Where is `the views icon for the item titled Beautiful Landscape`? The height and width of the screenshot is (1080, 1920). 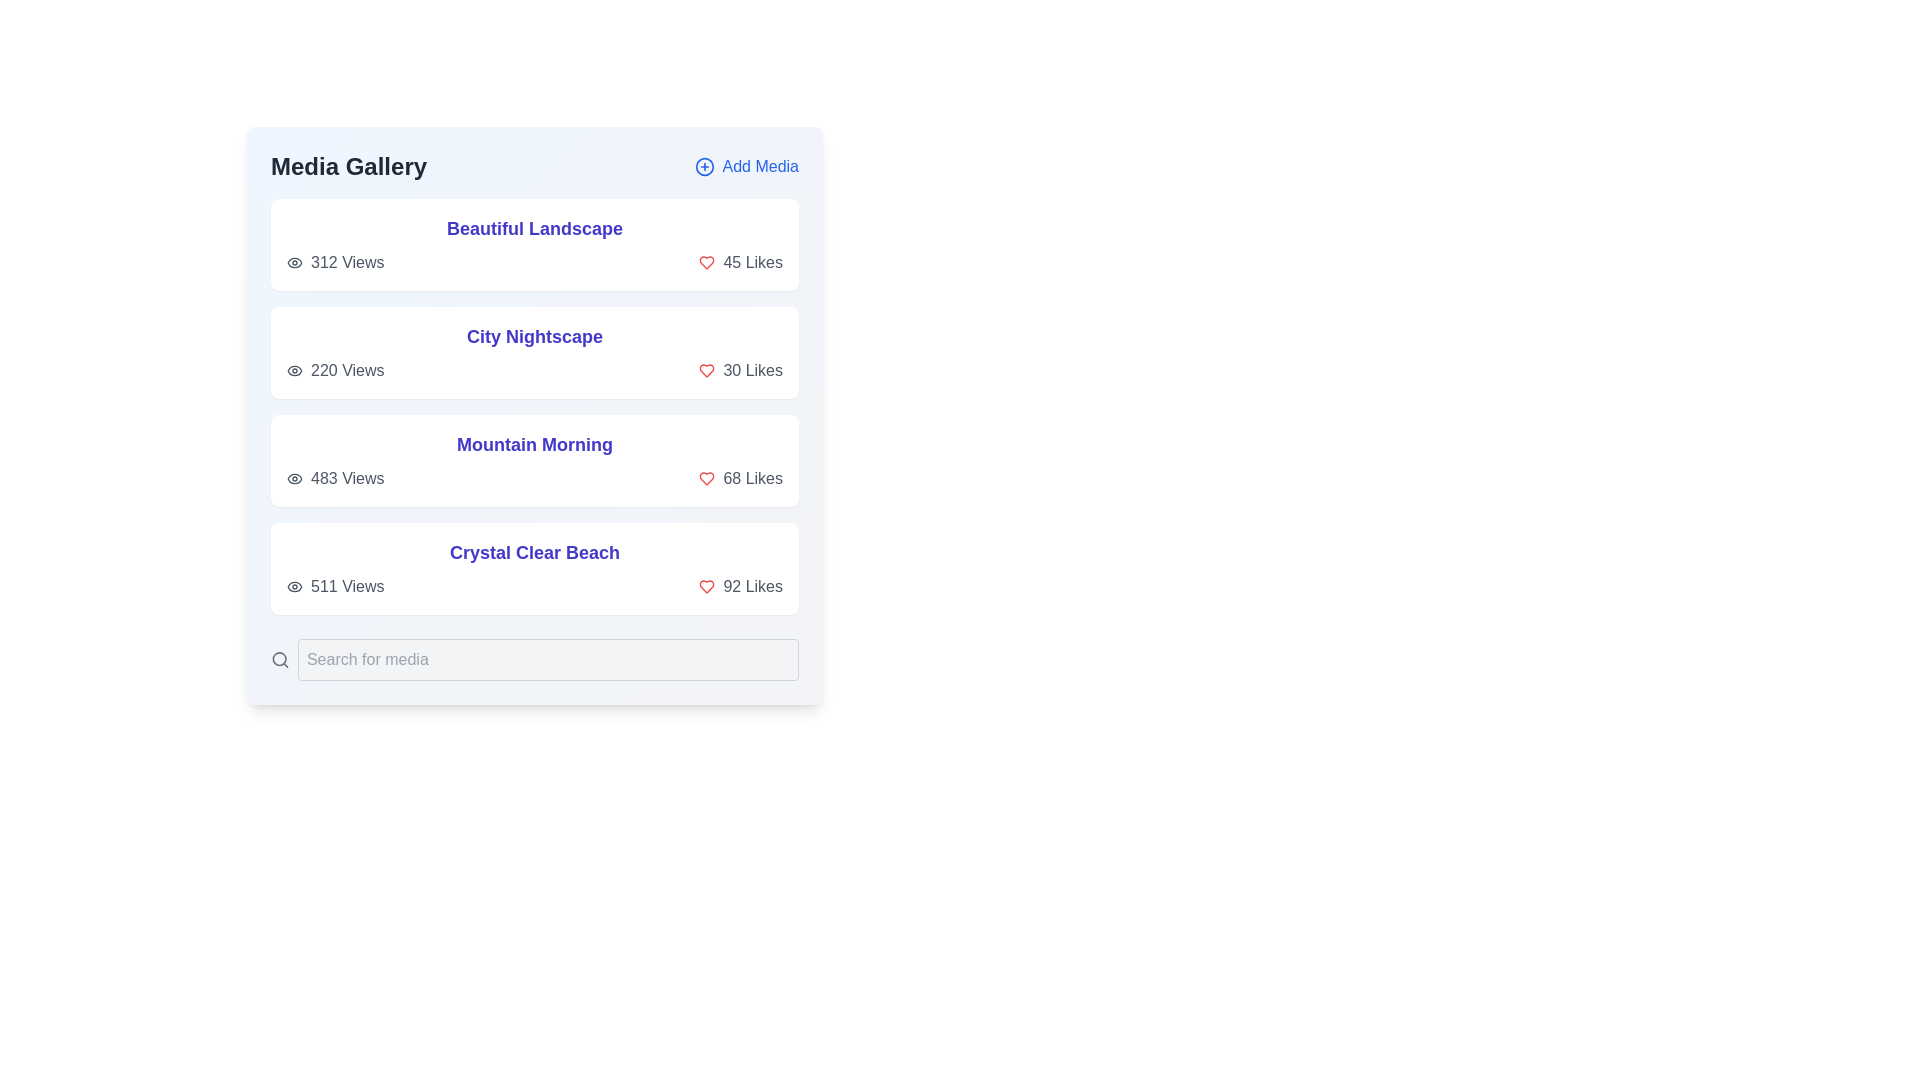 the views icon for the item titled Beautiful Landscape is located at coordinates (293, 261).